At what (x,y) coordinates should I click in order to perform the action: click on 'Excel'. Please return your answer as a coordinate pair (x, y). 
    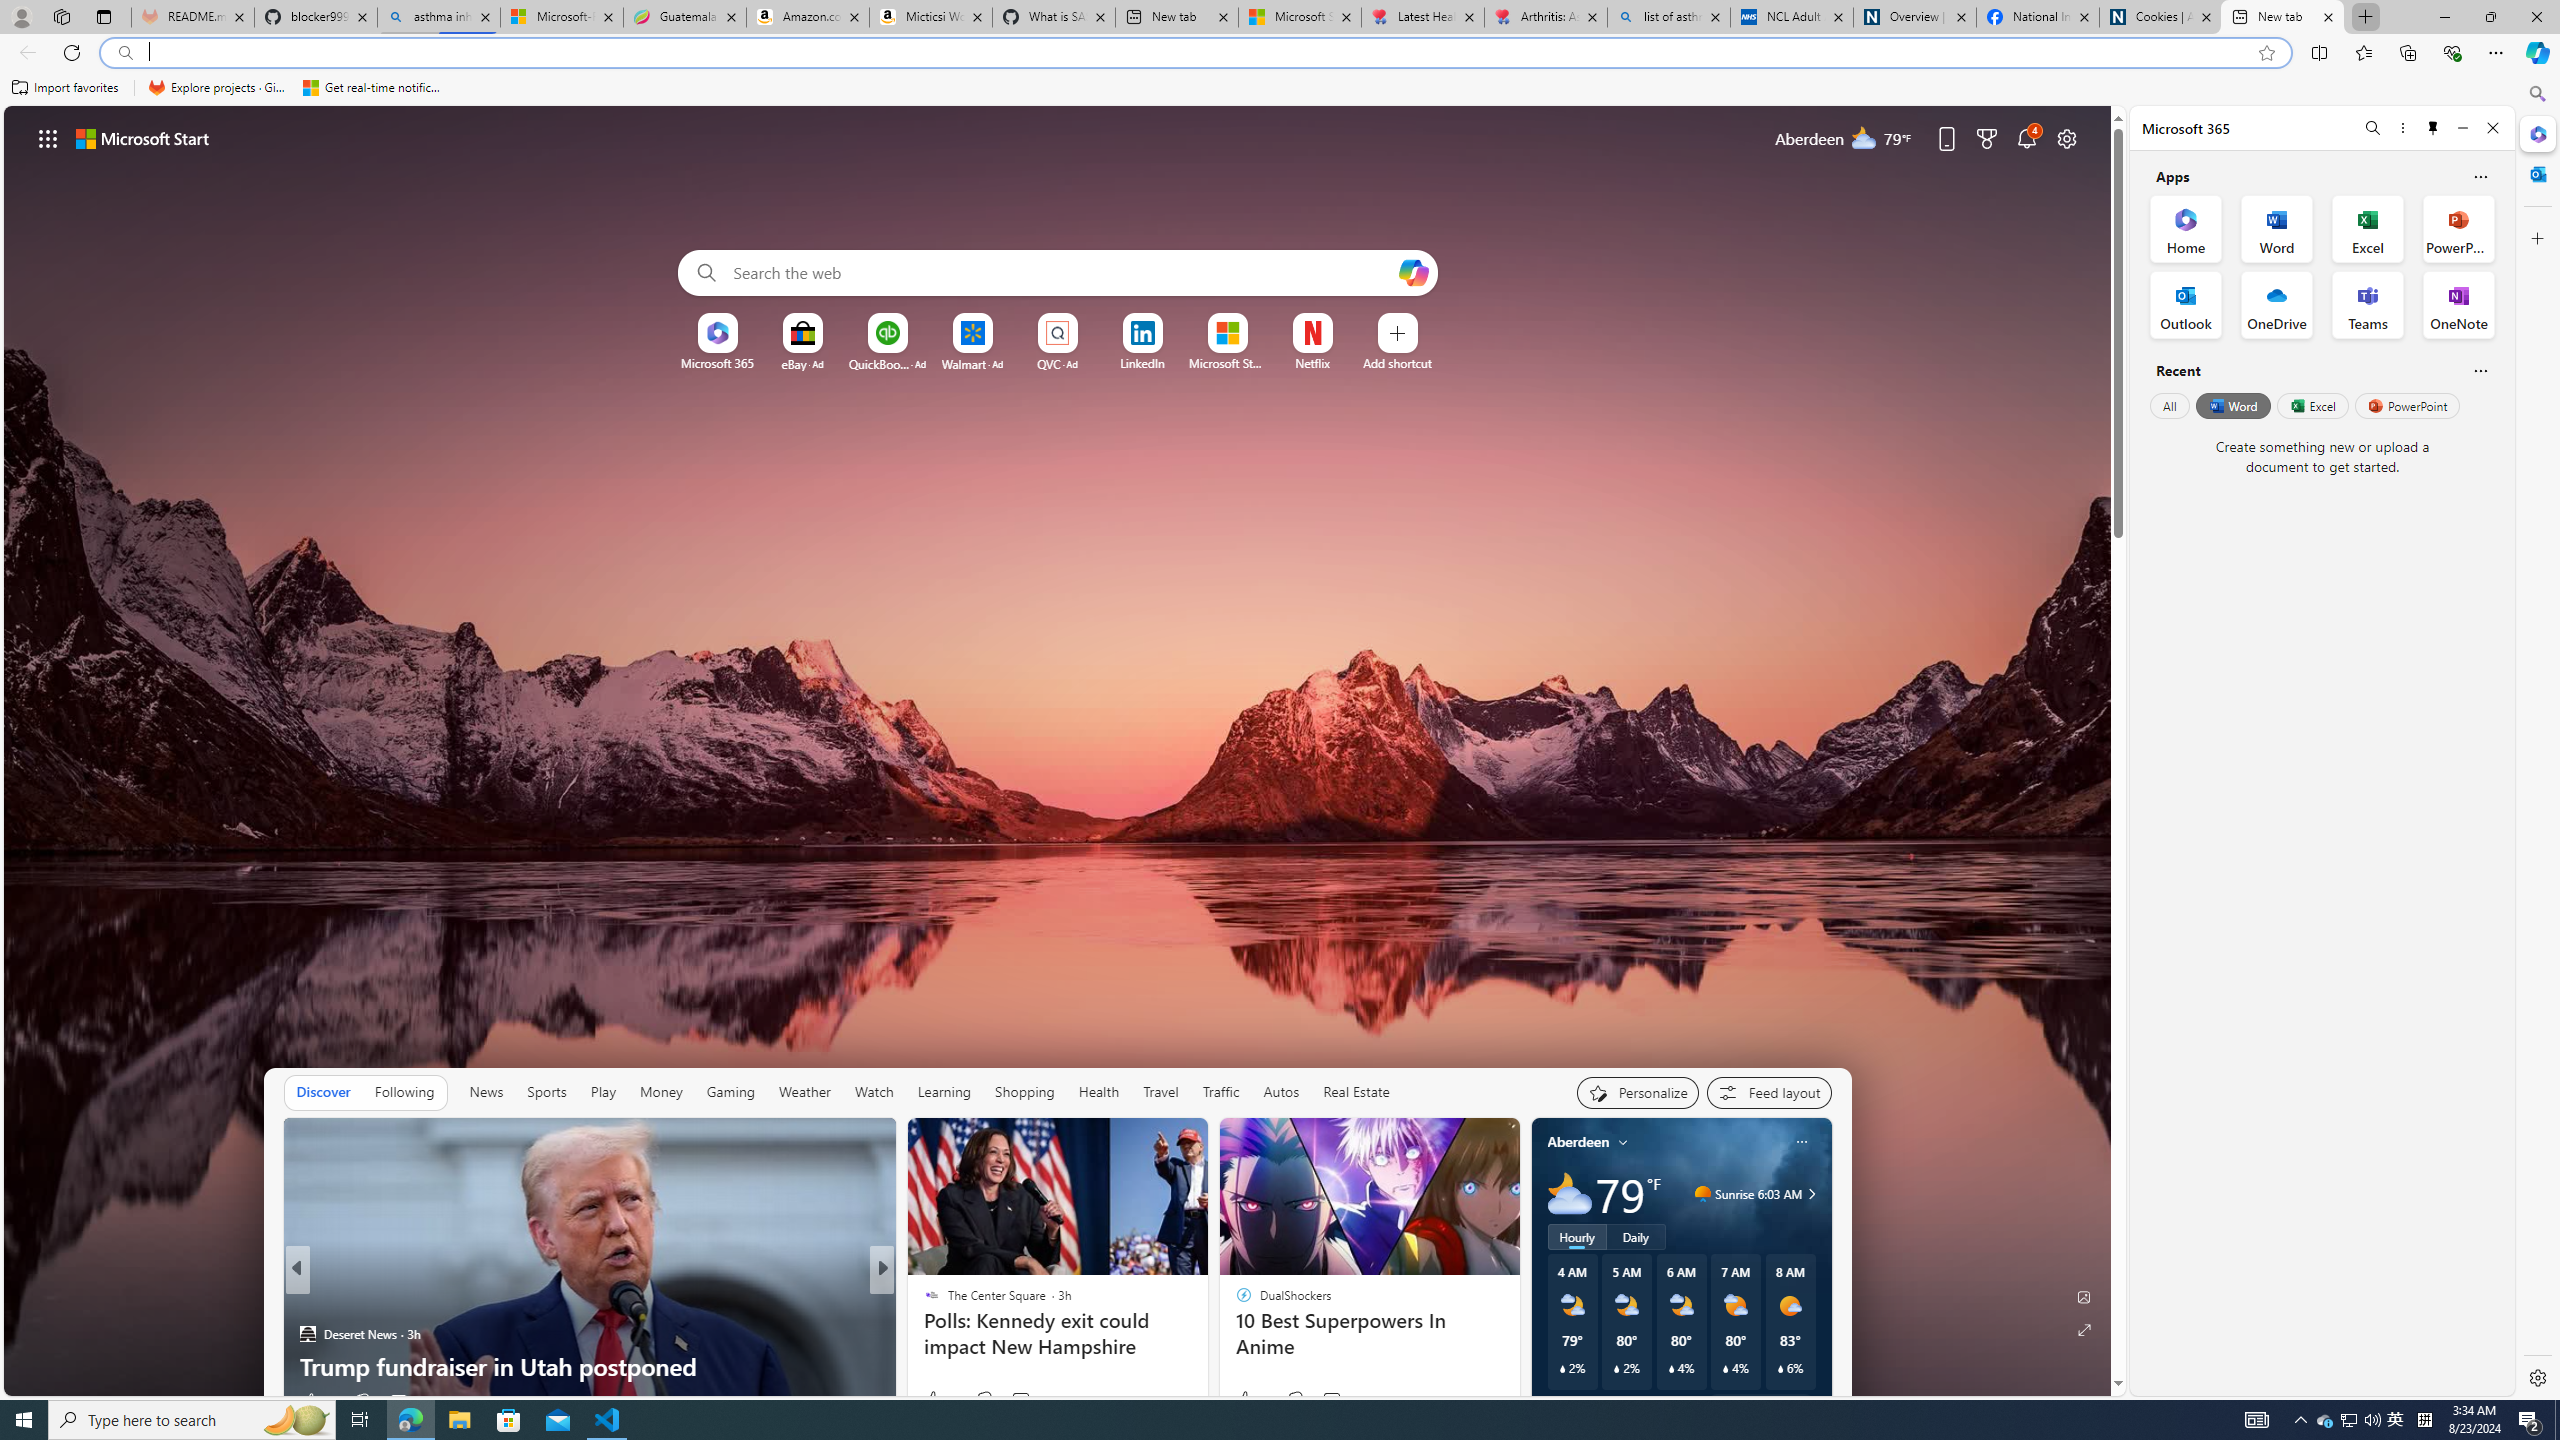
    Looking at the image, I should click on (2311, 405).